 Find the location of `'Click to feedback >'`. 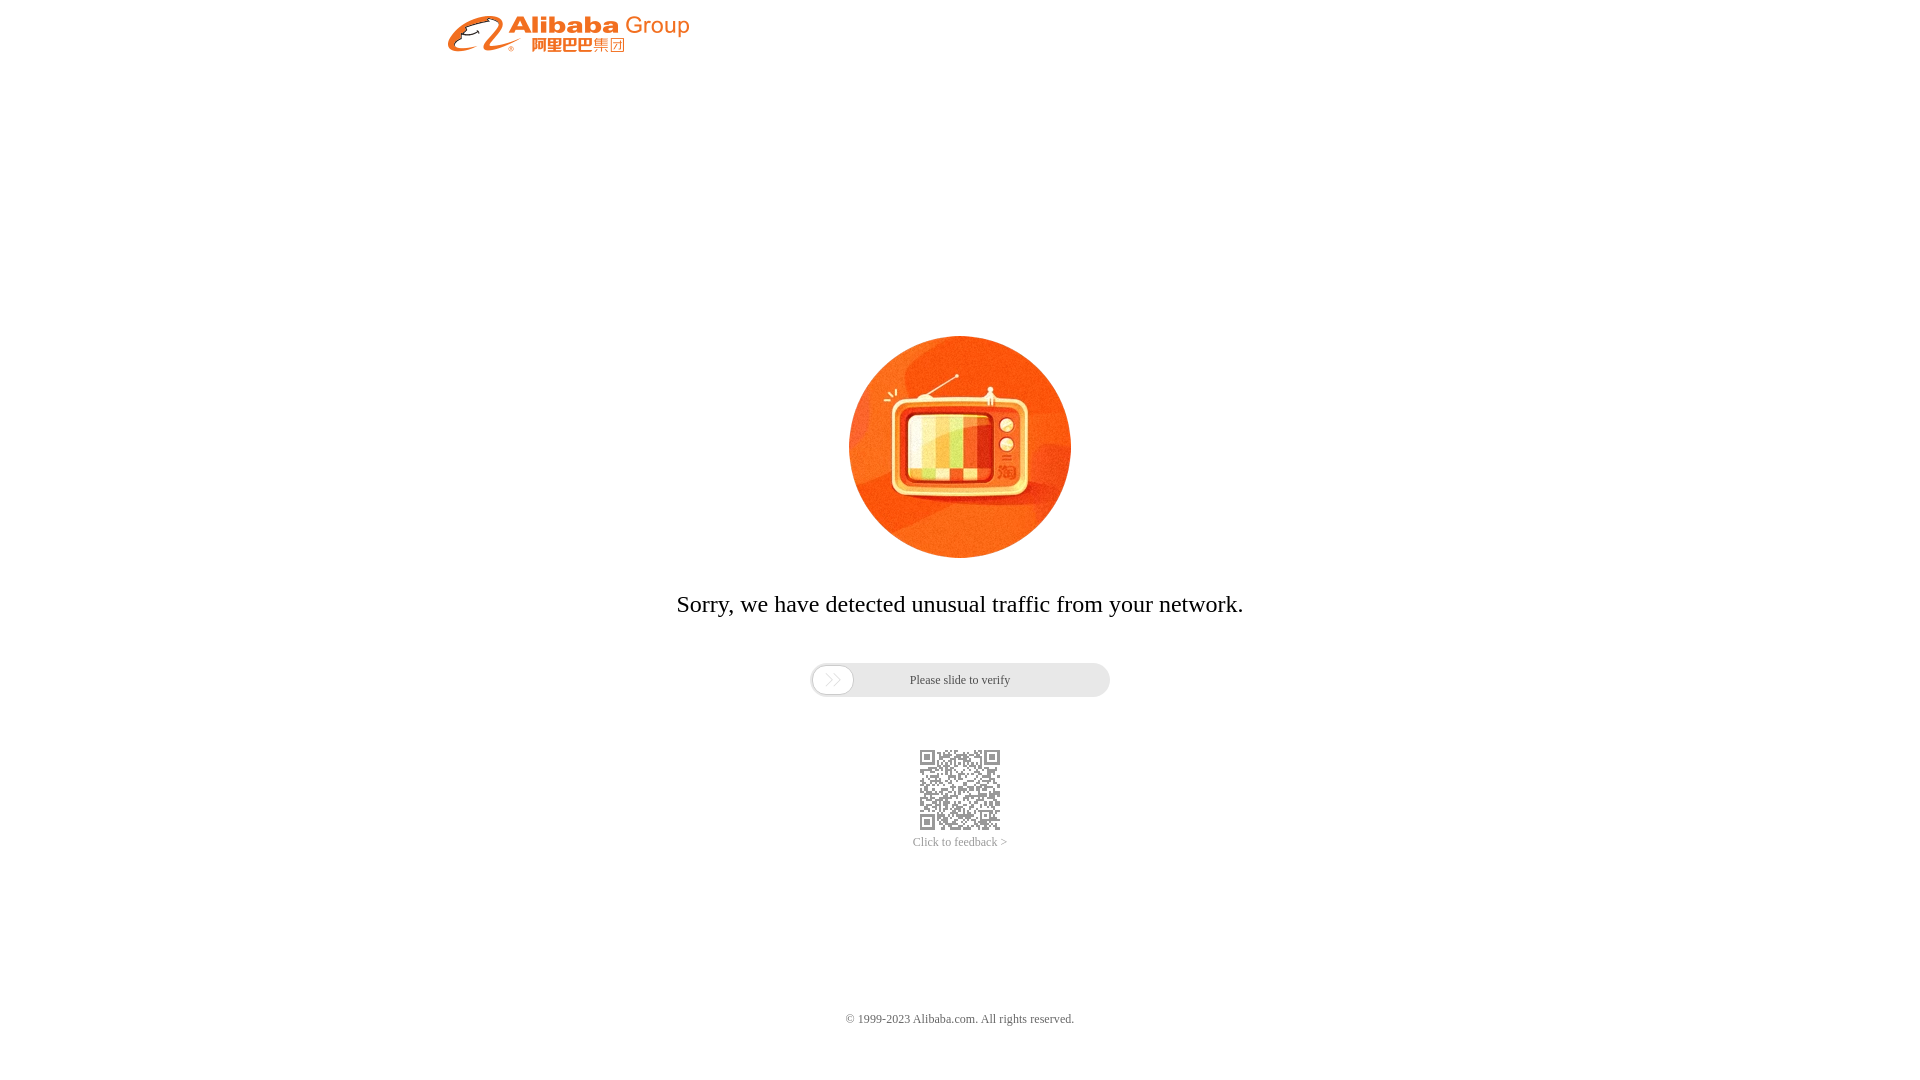

'Click to feedback >' is located at coordinates (960, 842).